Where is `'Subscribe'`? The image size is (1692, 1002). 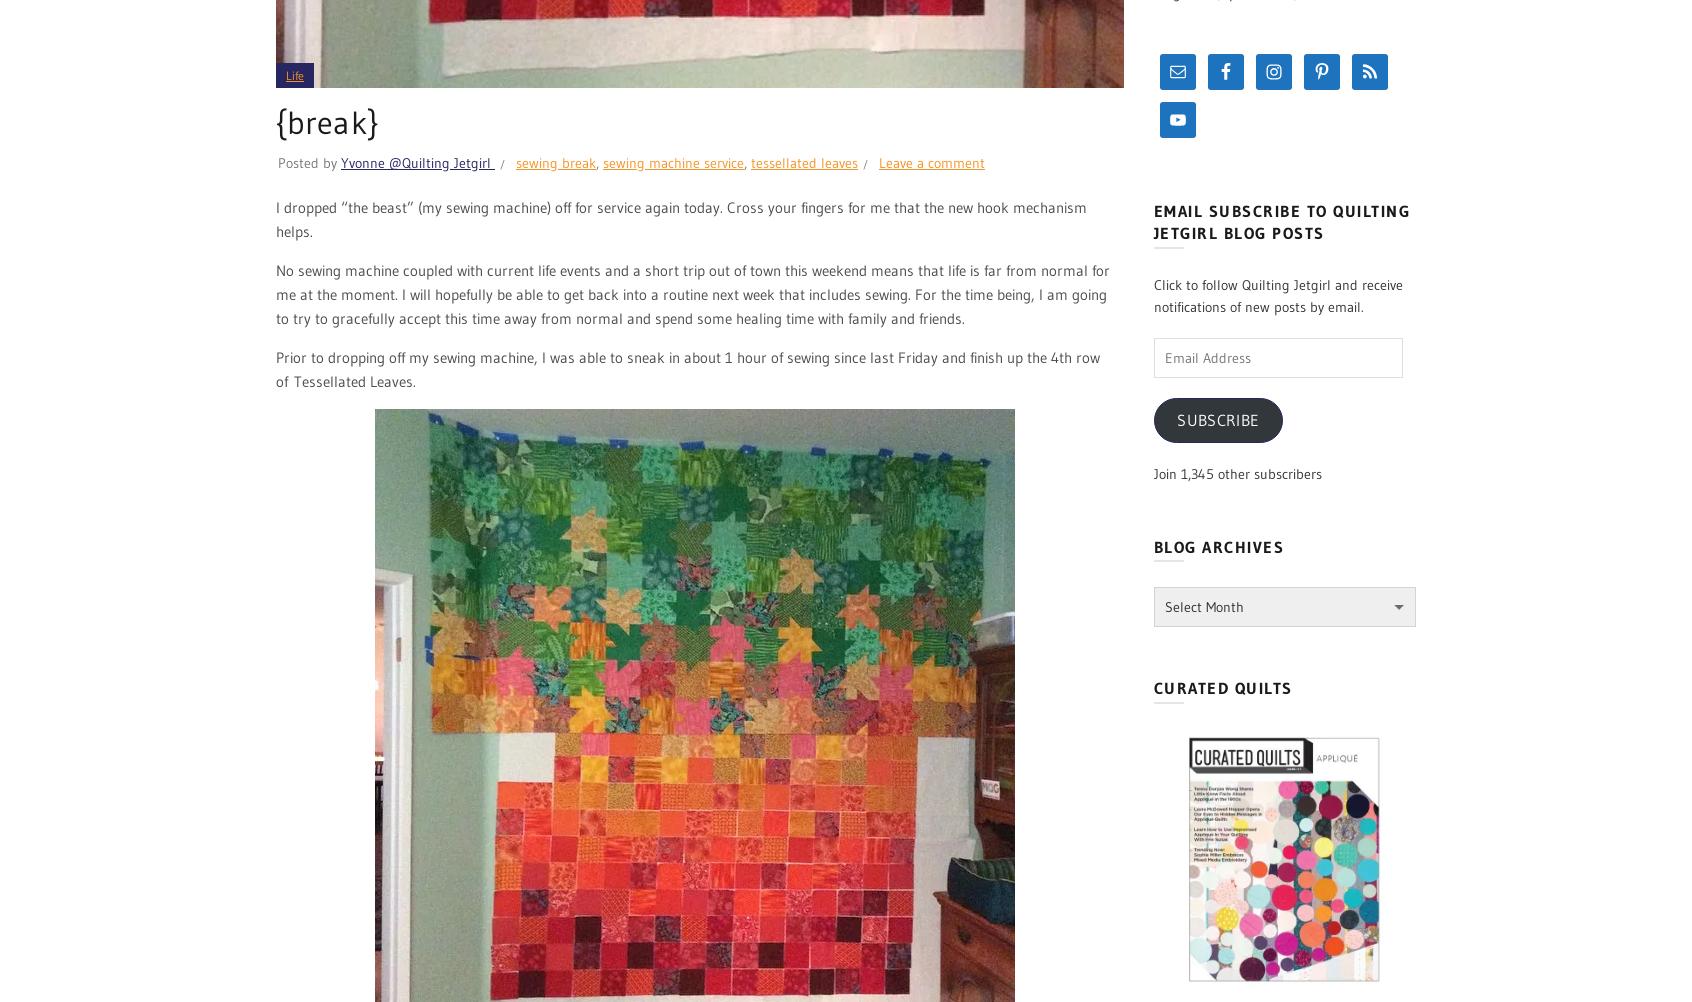 'Subscribe' is located at coordinates (1218, 418).